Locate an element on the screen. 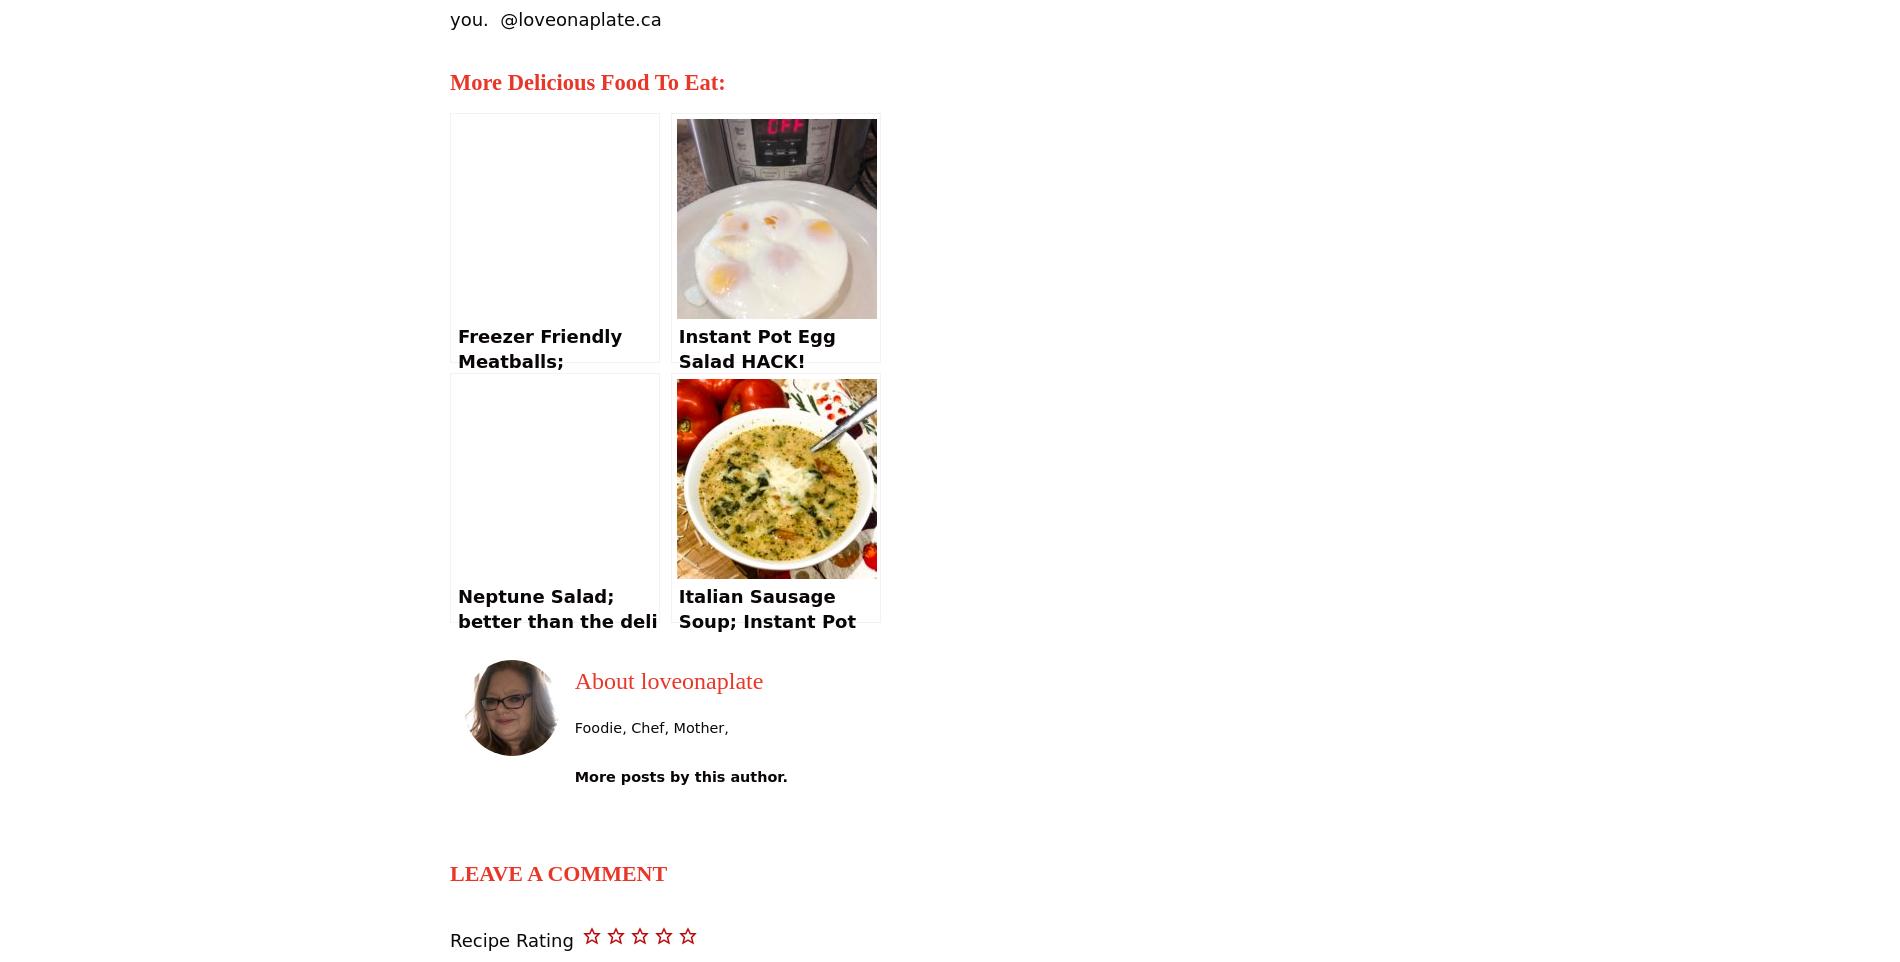 Image resolution: width=1900 pixels, height=962 pixels. 'Recipe Rating' is located at coordinates (511, 939).